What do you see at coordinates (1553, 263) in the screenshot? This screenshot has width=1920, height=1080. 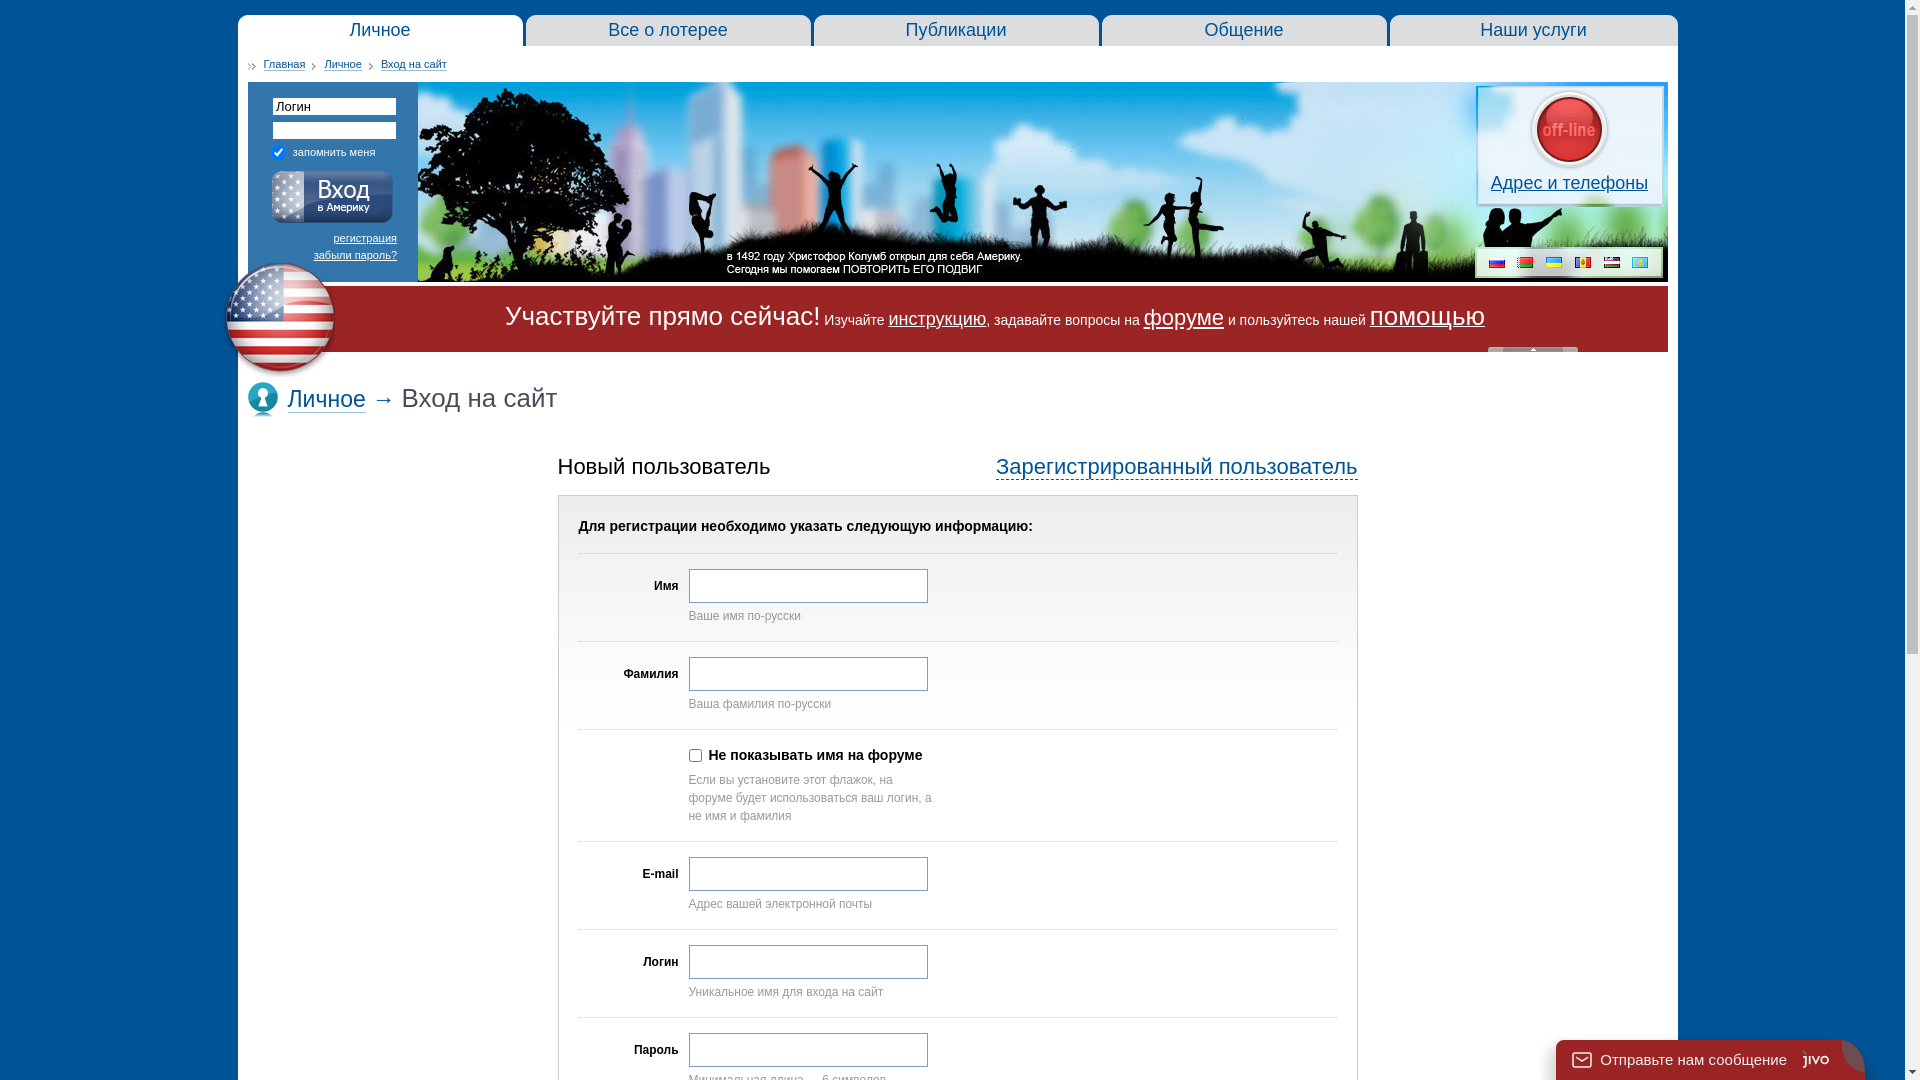 I see `'ua'` at bounding box center [1553, 263].